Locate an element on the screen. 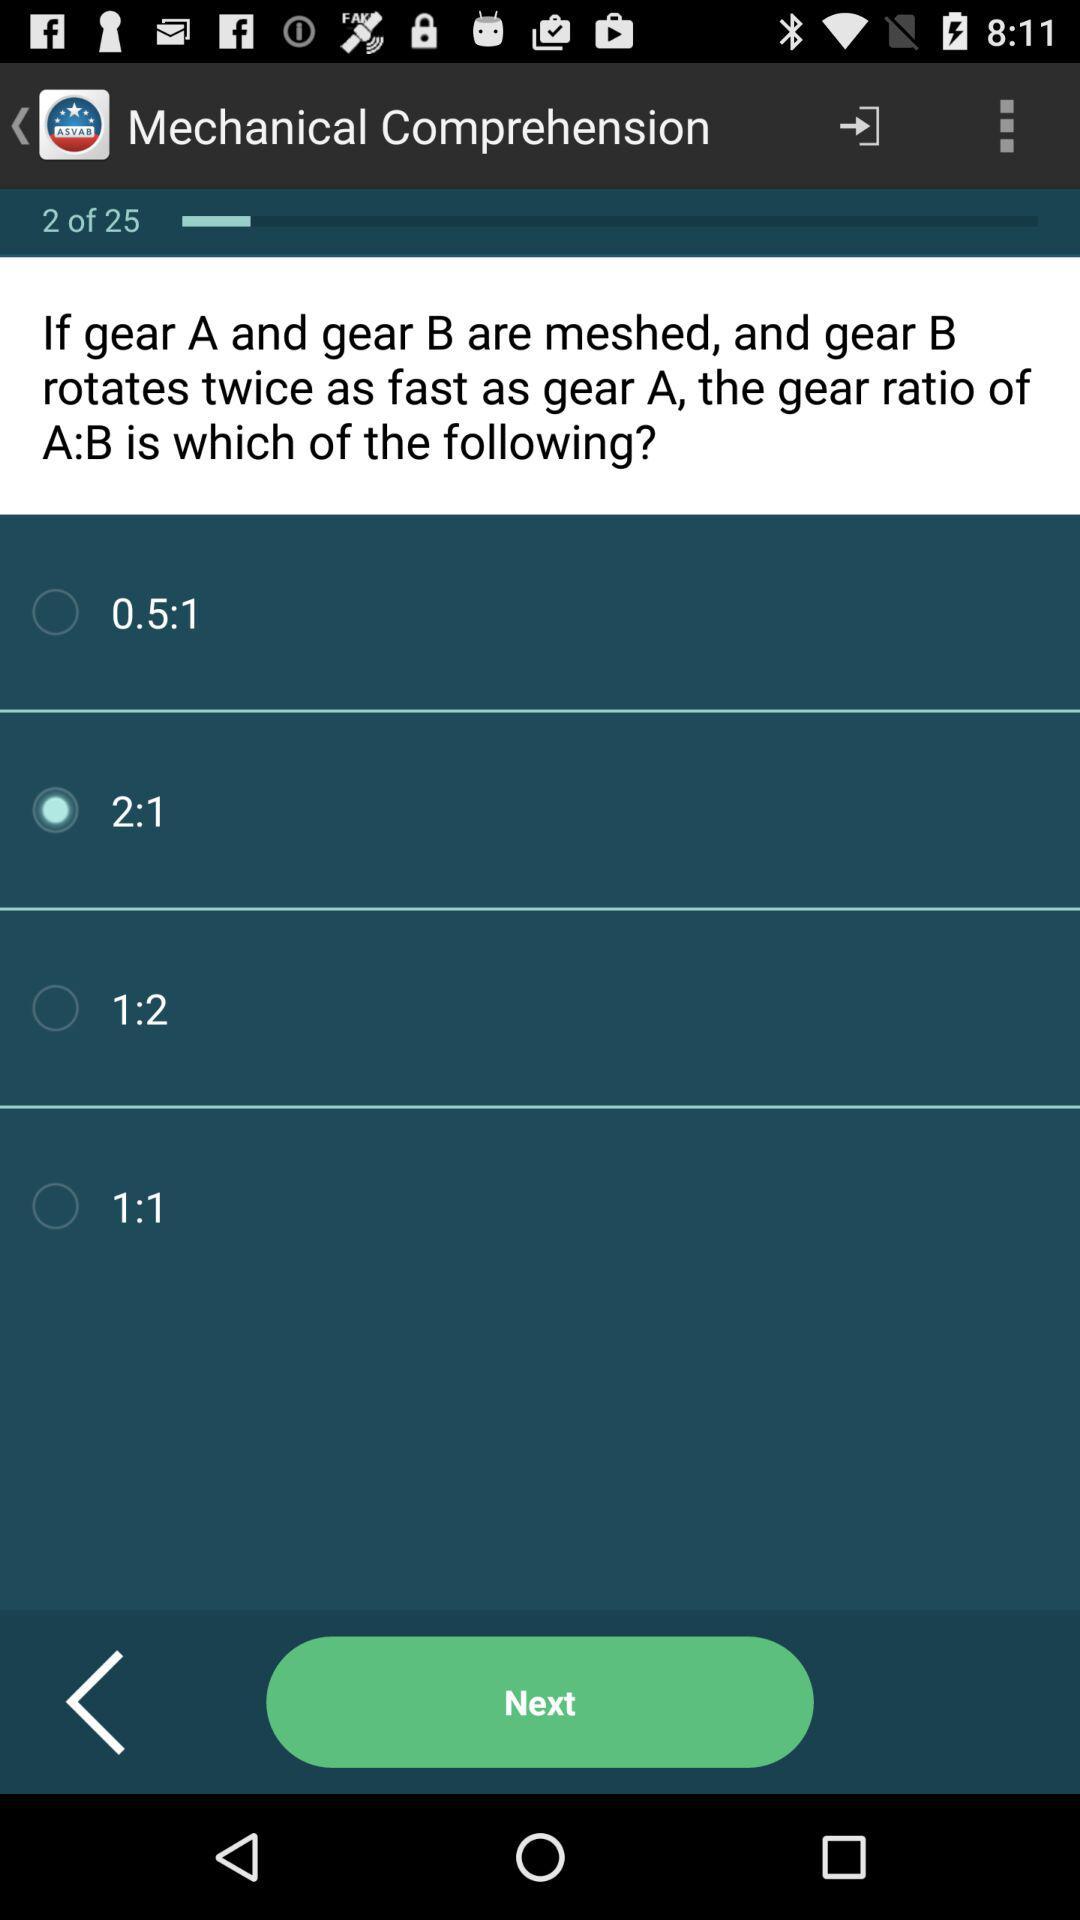 The width and height of the screenshot is (1080, 1920). button to the left of next is located at coordinates (119, 1701).